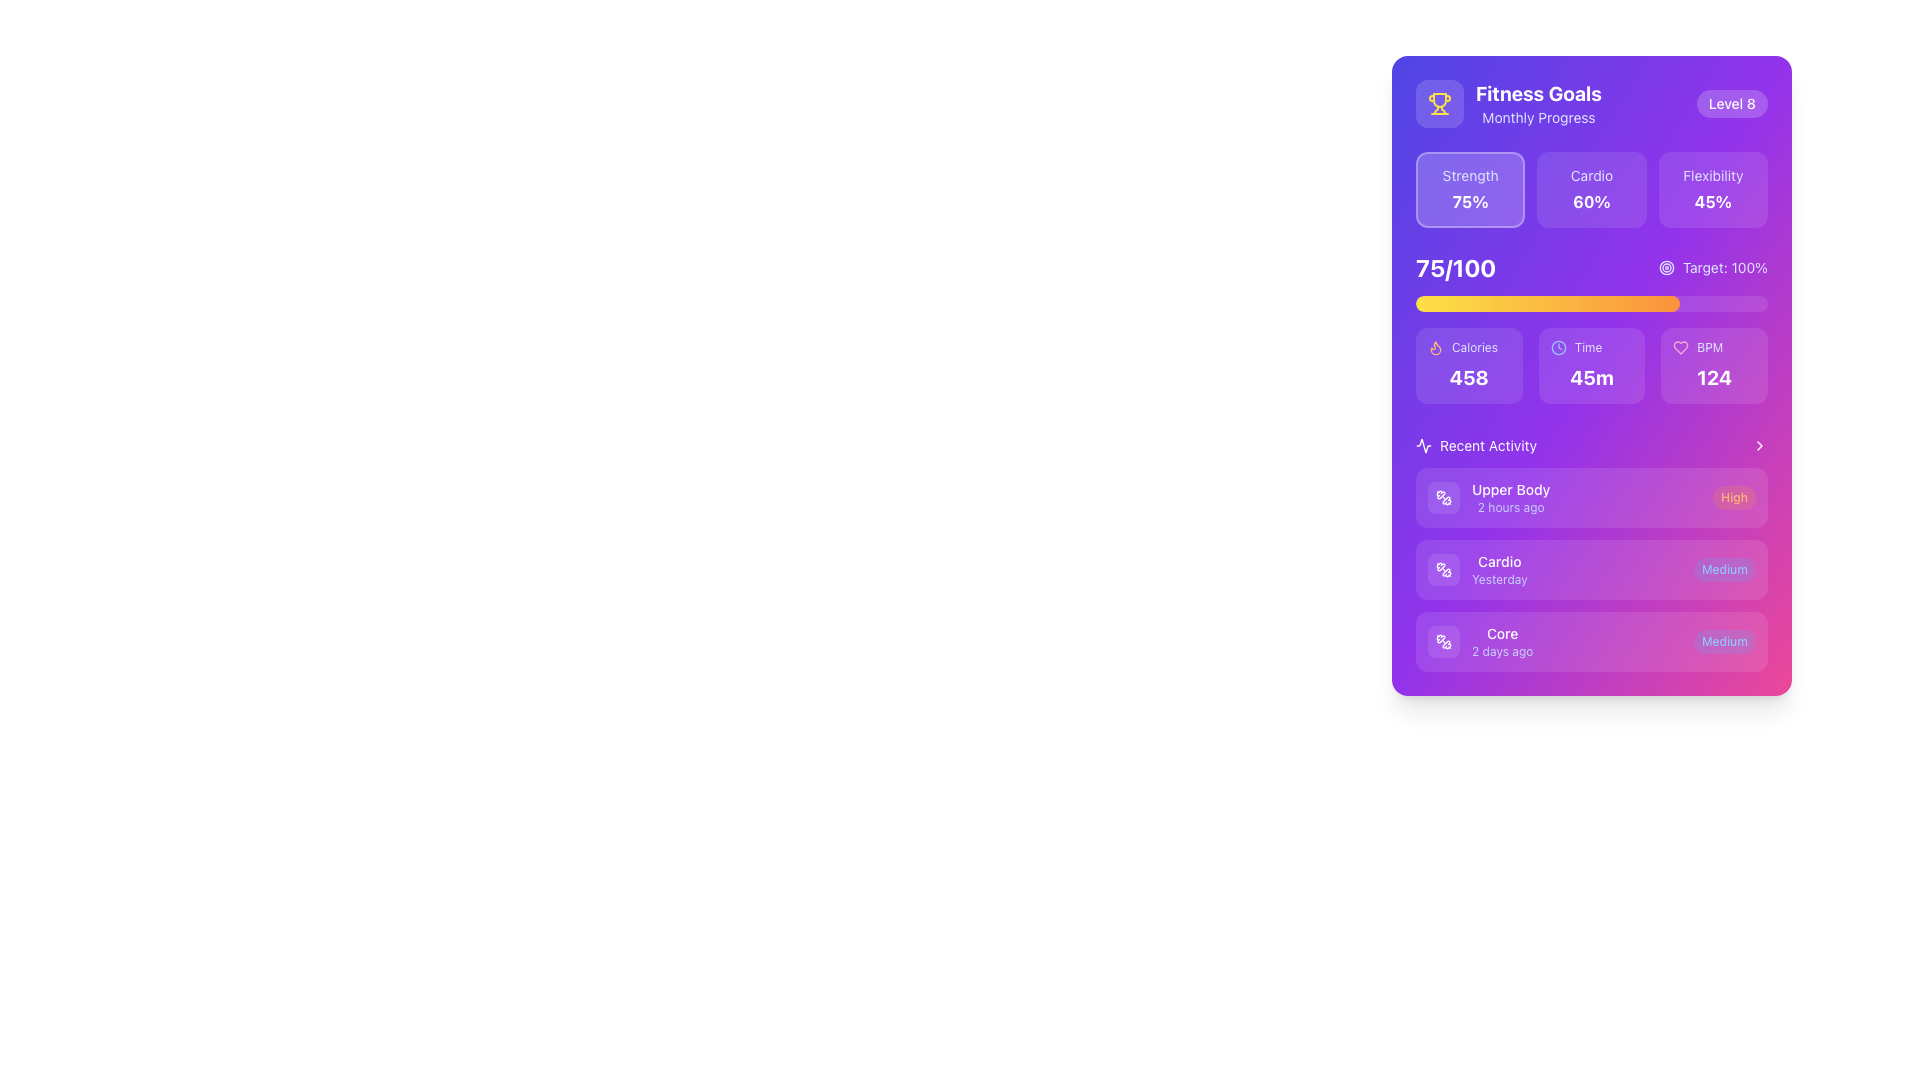  What do you see at coordinates (1713, 378) in the screenshot?
I see `text label displaying the number '124' in bold, white font, located in the lower-right corner of the vibrant purple card interface` at bounding box center [1713, 378].